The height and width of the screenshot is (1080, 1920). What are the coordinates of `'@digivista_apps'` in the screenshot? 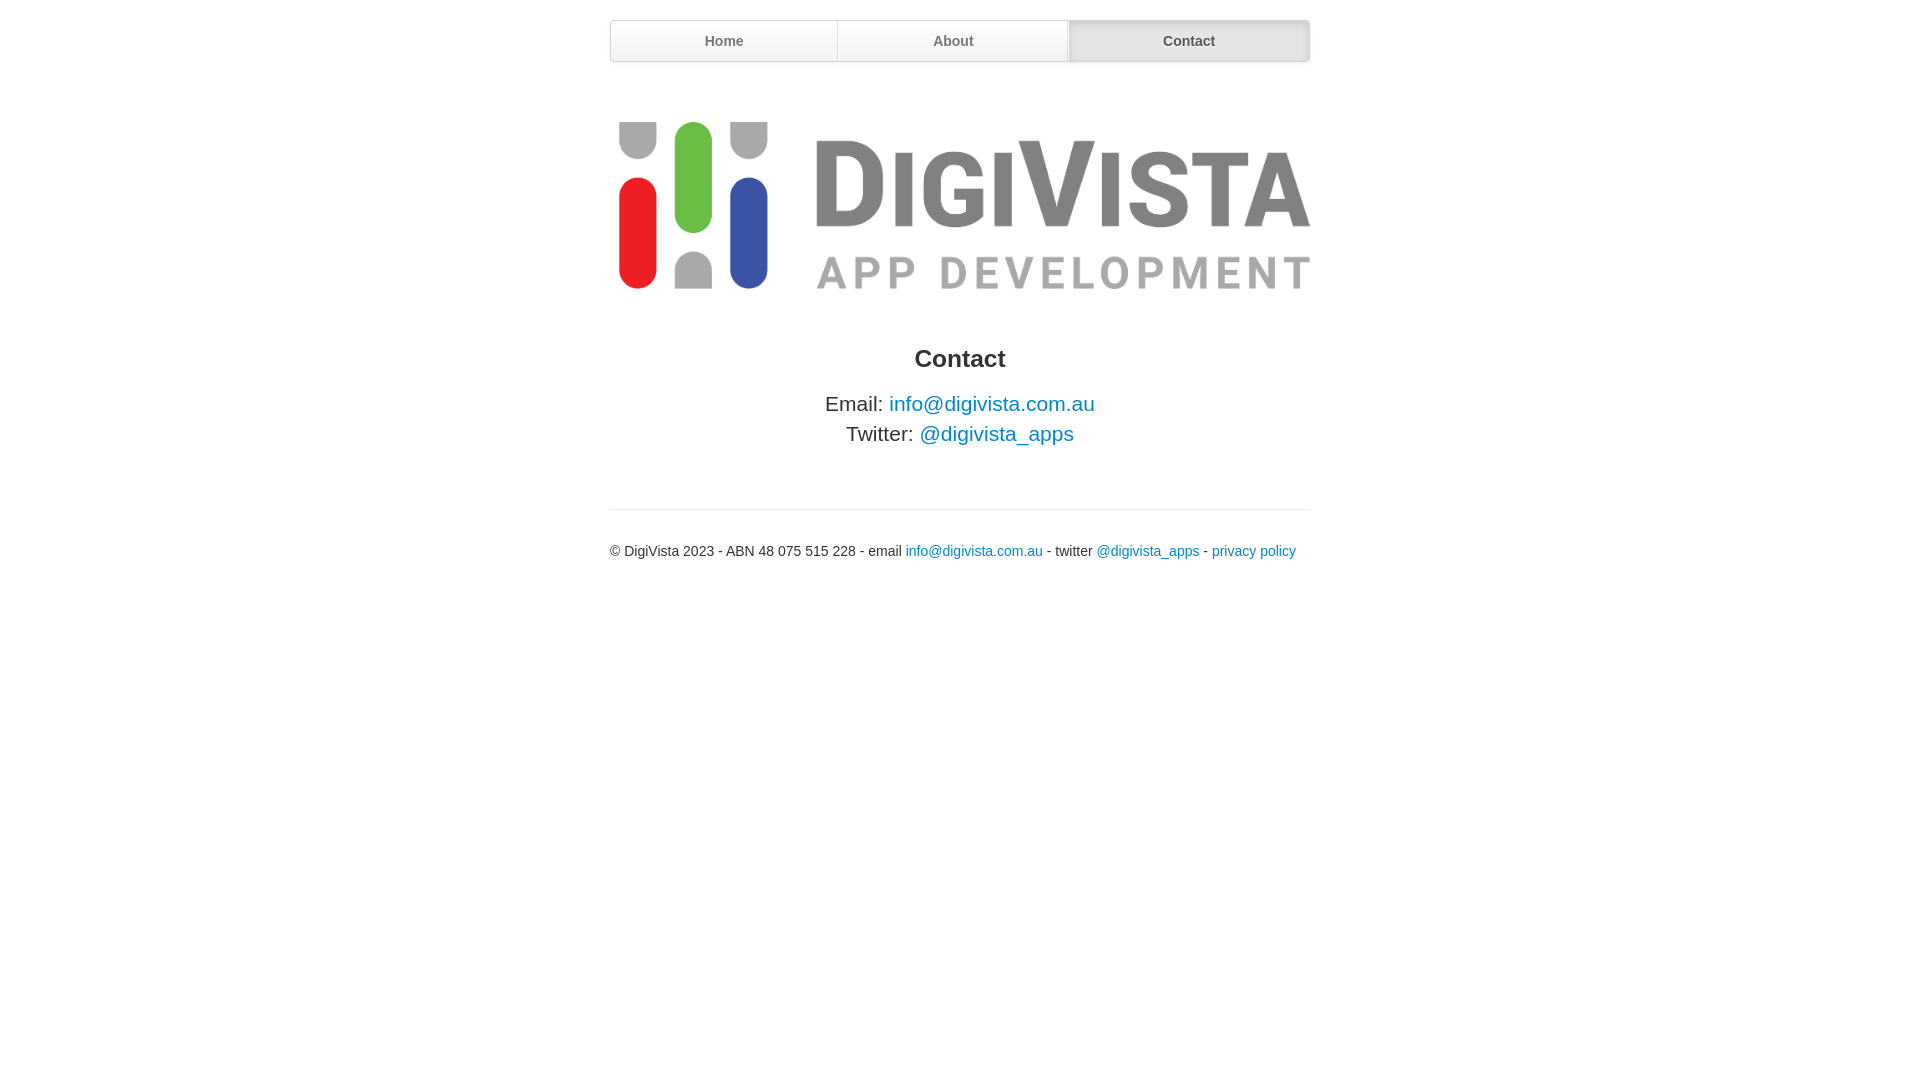 It's located at (997, 432).